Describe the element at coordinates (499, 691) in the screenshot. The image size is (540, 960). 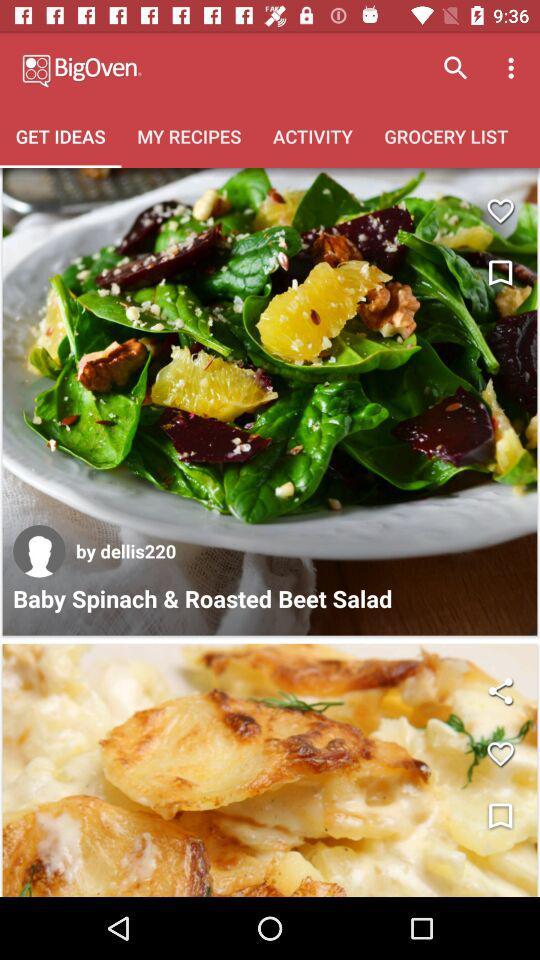
I see `share the article` at that location.